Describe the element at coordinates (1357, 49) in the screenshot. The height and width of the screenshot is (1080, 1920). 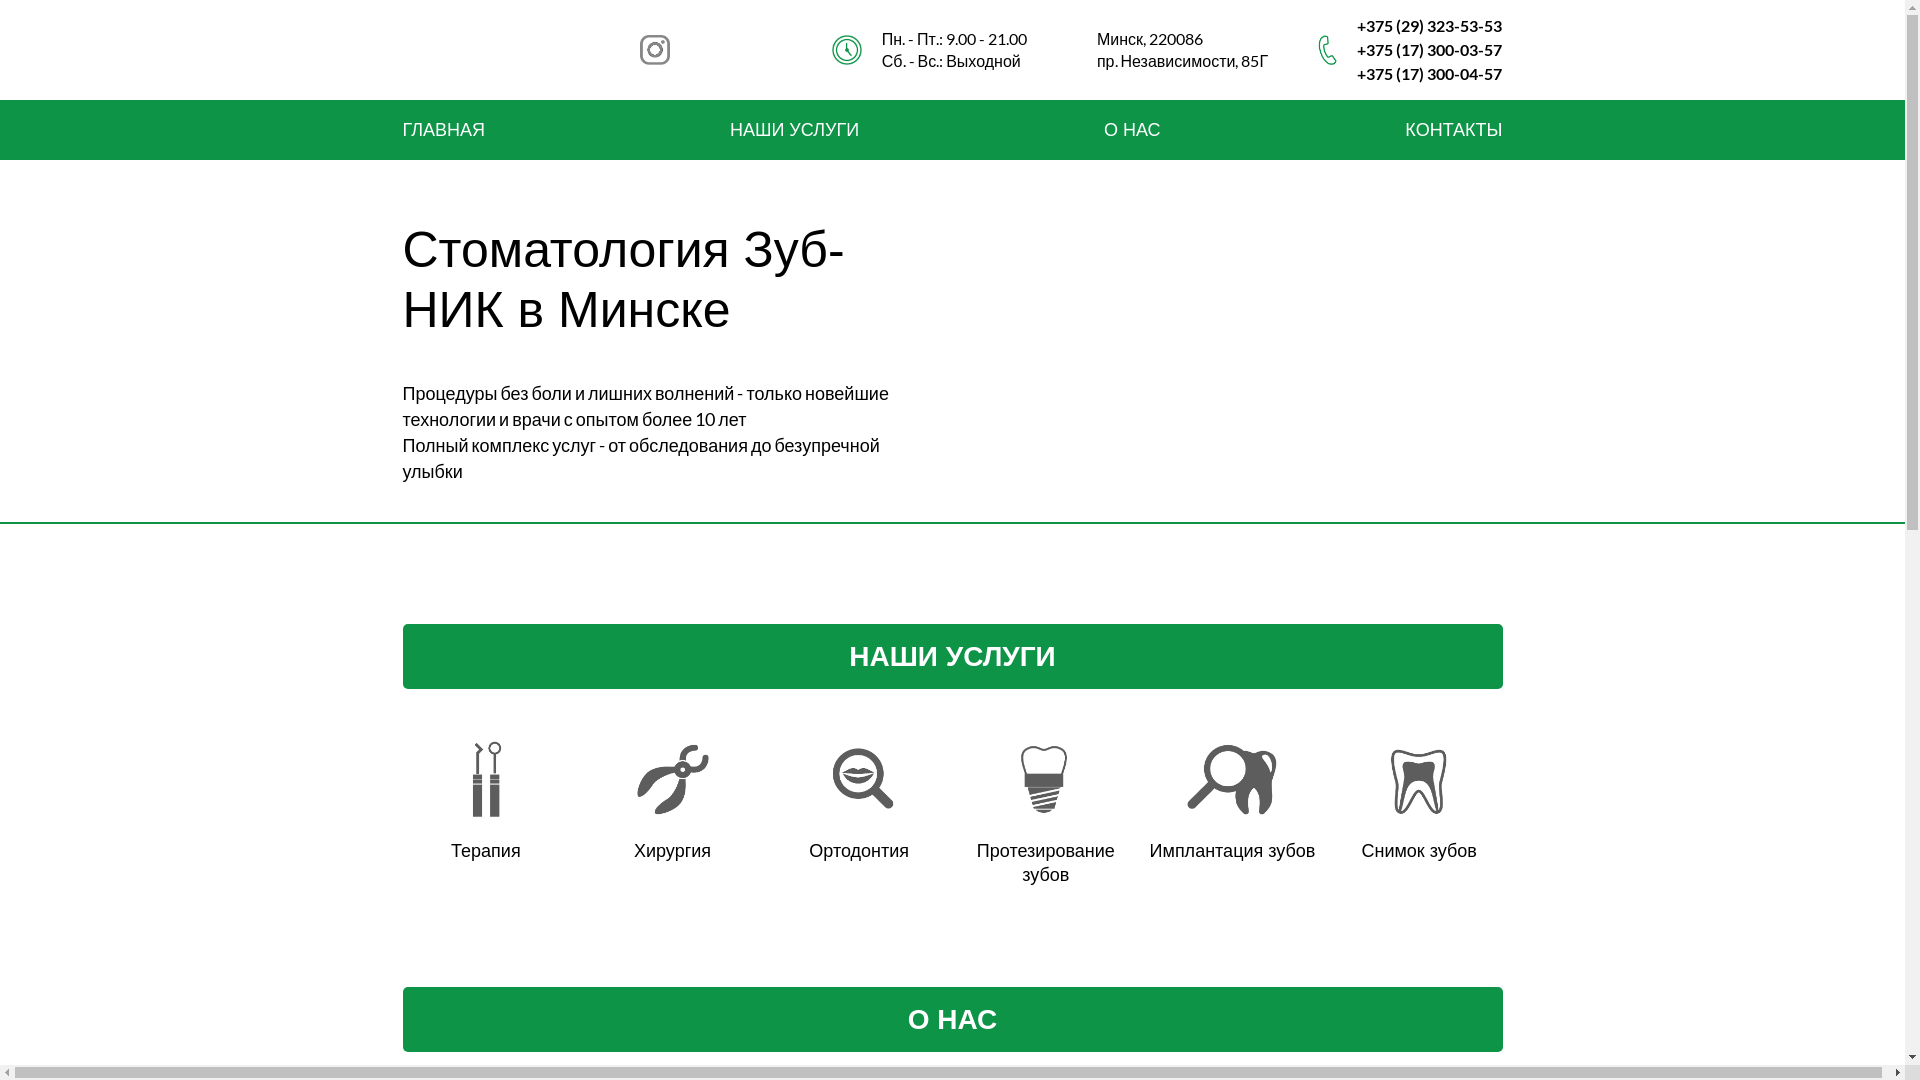
I see `'+375 (17) 300-03-57'` at that location.